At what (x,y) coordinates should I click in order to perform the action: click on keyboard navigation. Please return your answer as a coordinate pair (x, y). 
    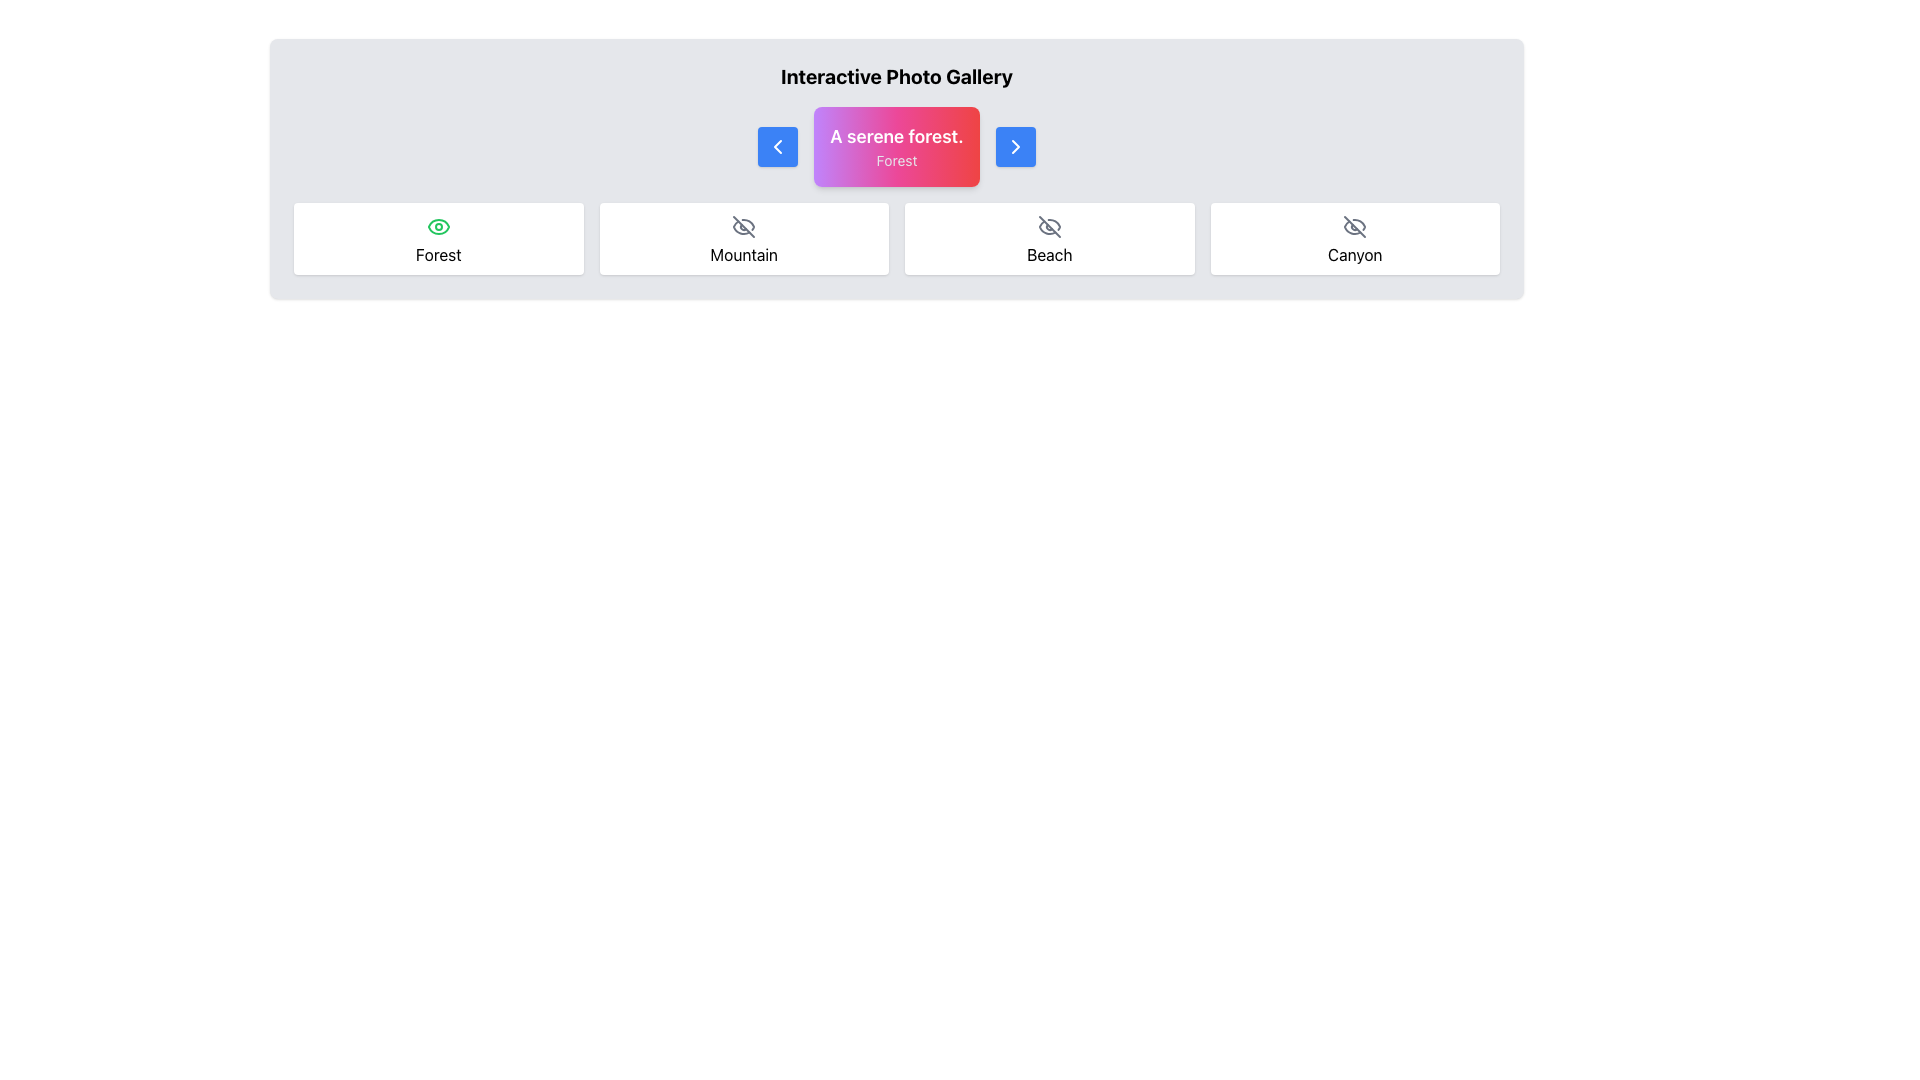
    Looking at the image, I should click on (1355, 226).